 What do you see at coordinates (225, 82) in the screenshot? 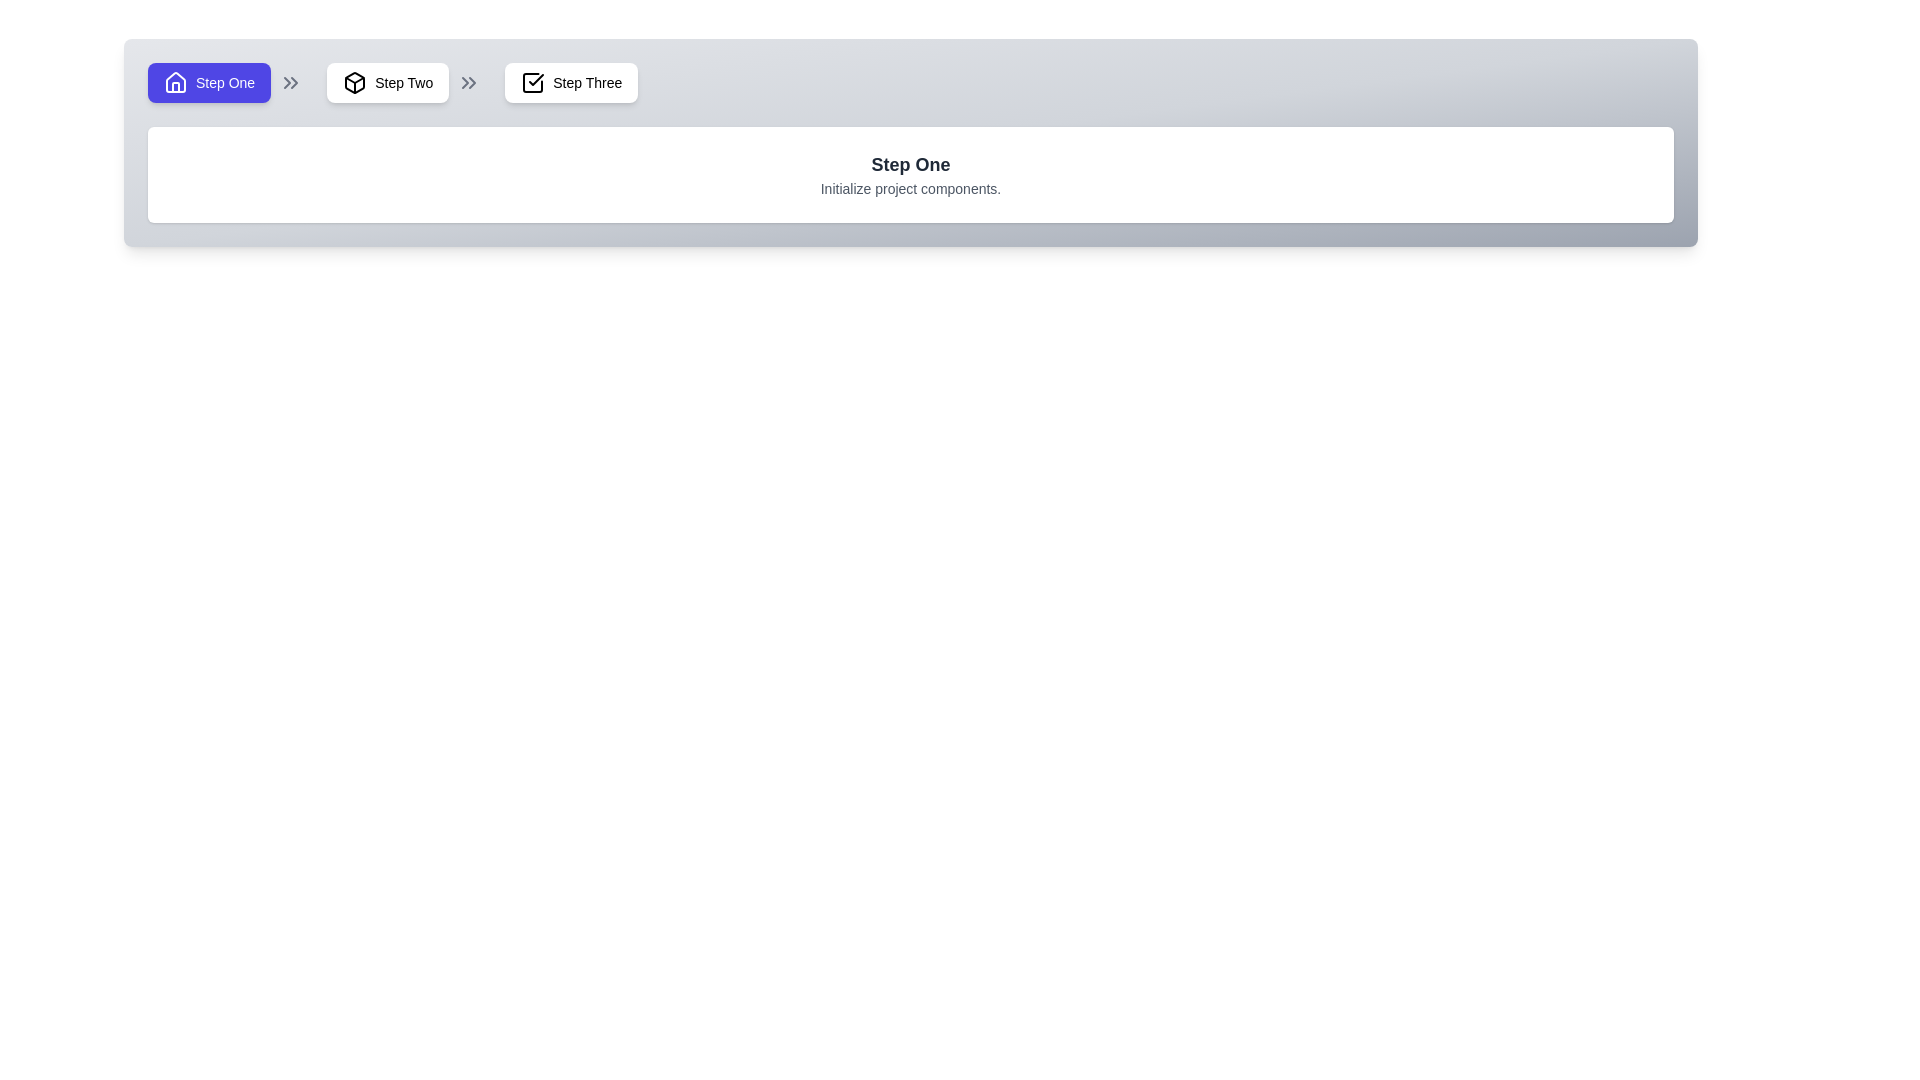
I see `the static text label displaying 'Step One' located within the first button of the horizontal navigation bar, positioned to the right of the house icon` at bounding box center [225, 82].